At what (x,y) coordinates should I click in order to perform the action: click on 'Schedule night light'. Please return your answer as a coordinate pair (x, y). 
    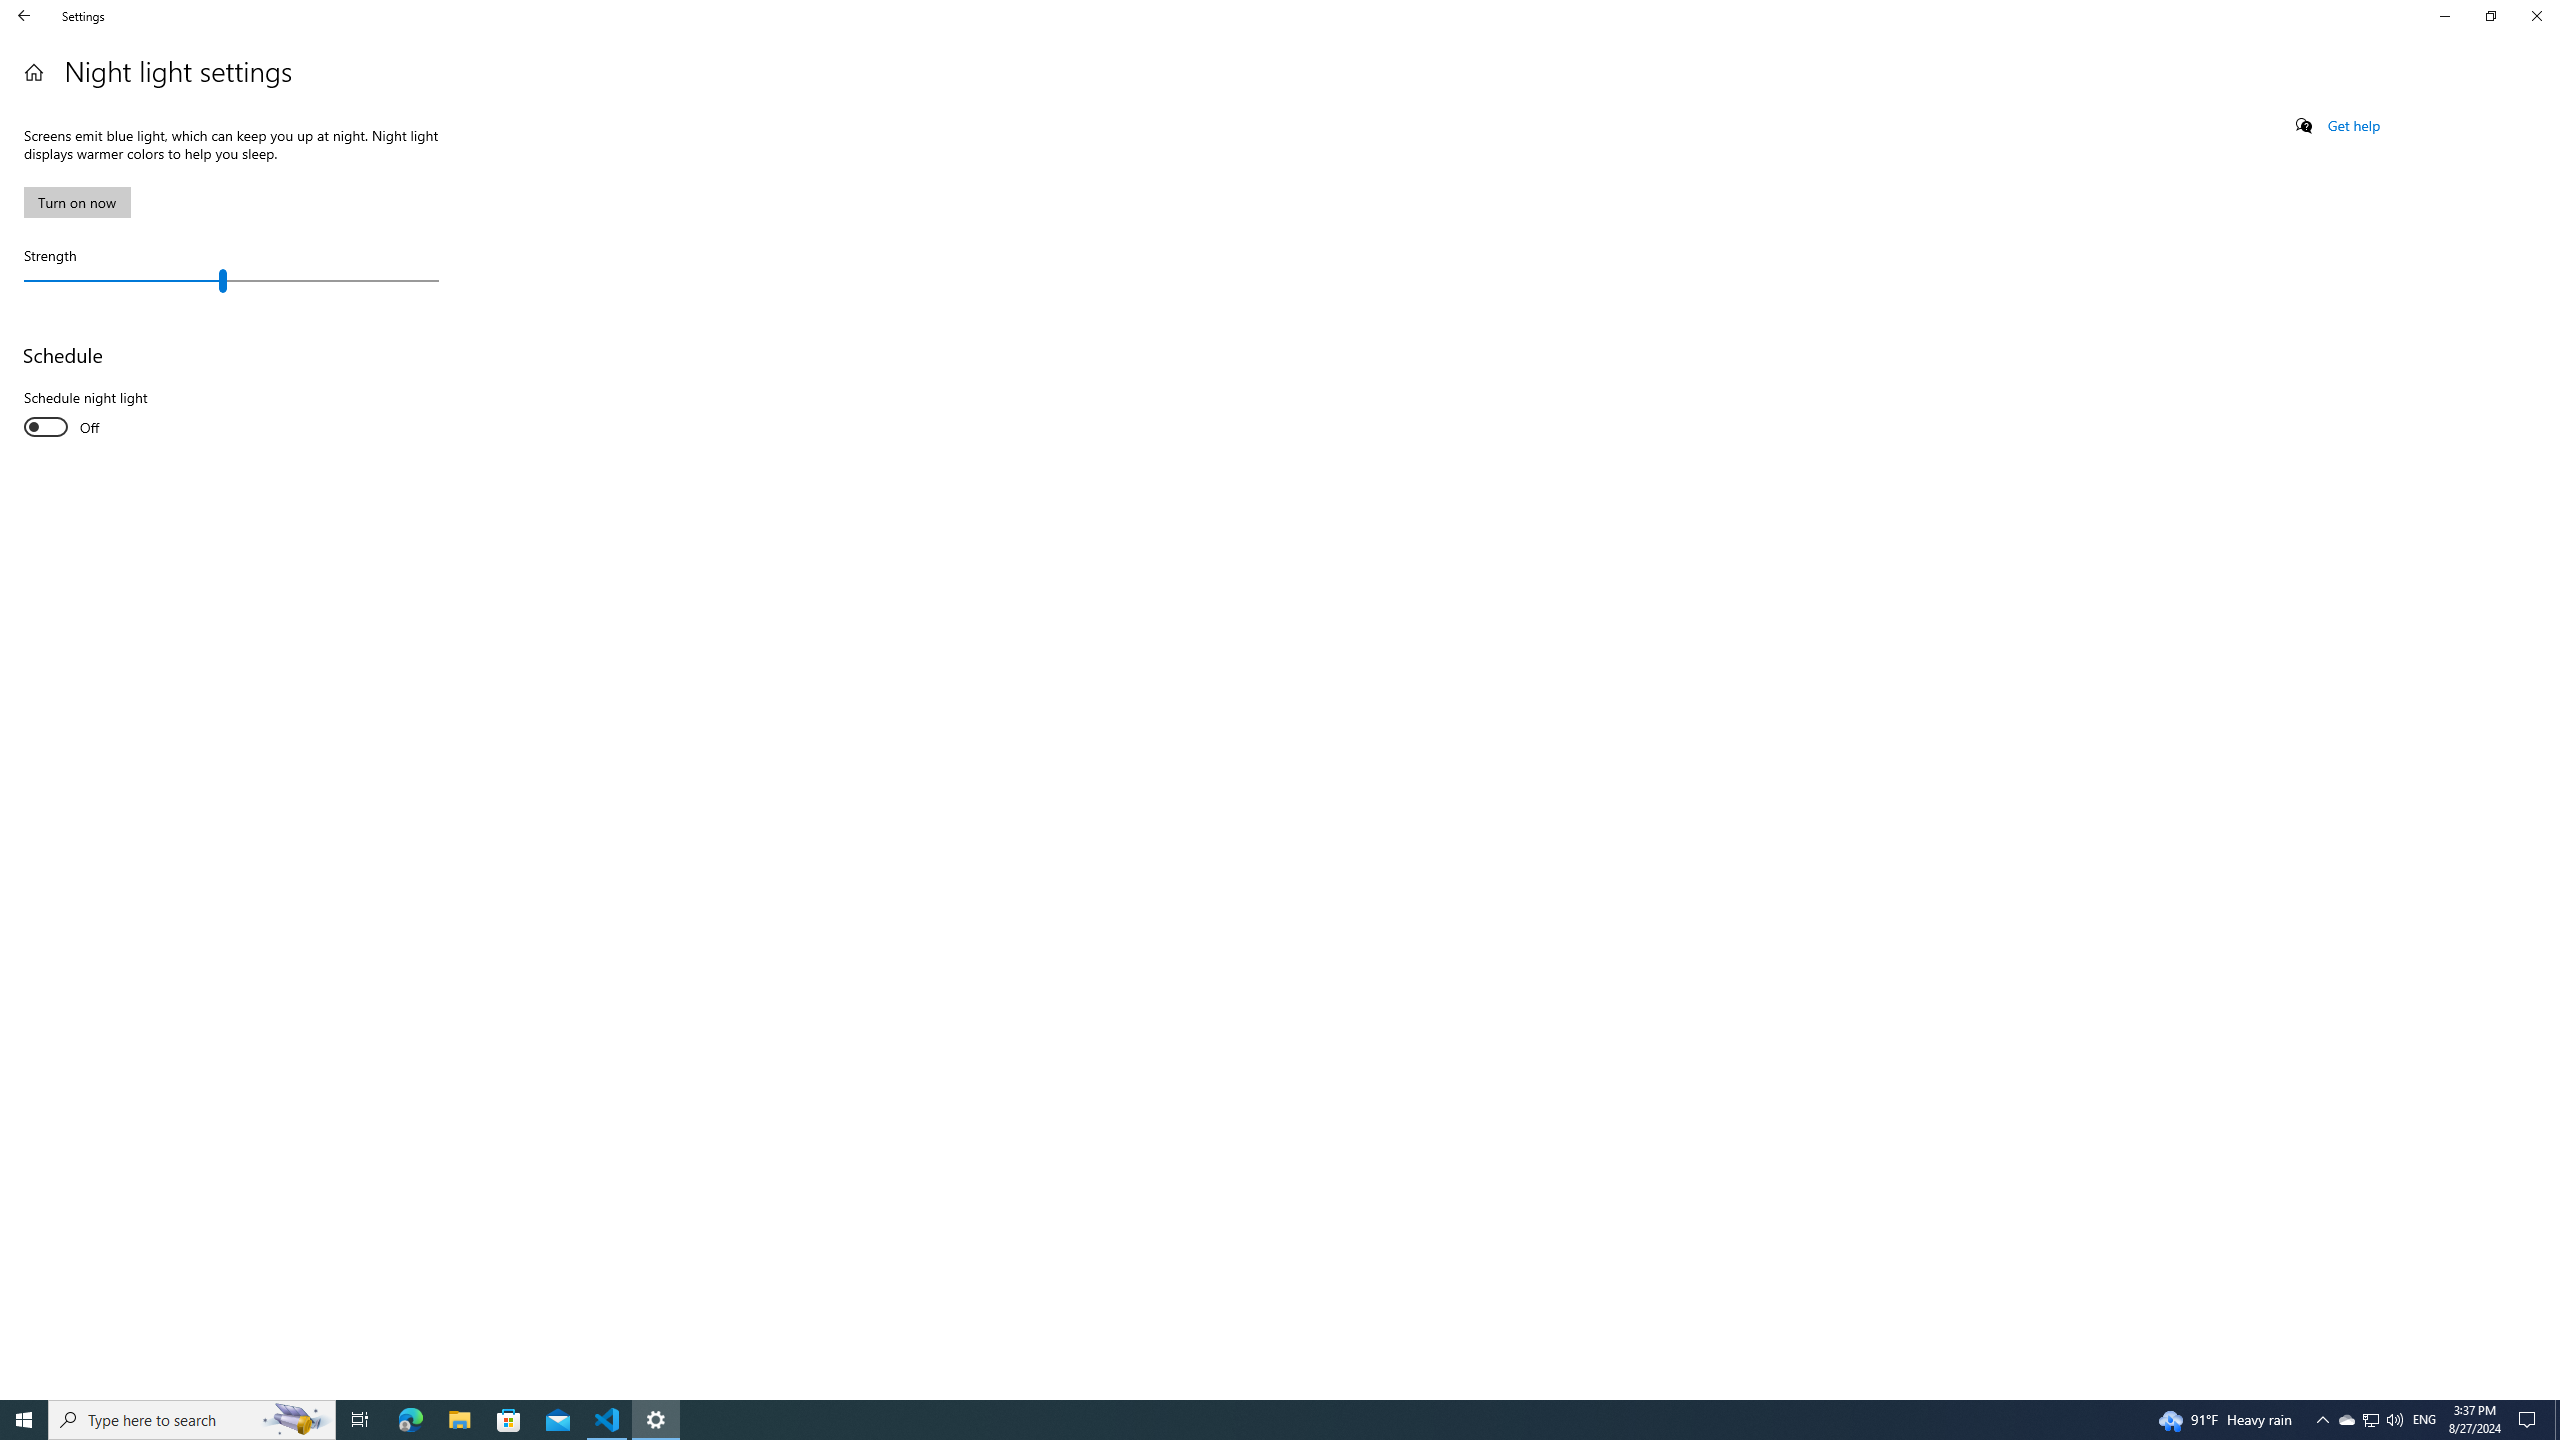
    Looking at the image, I should click on (97, 414).